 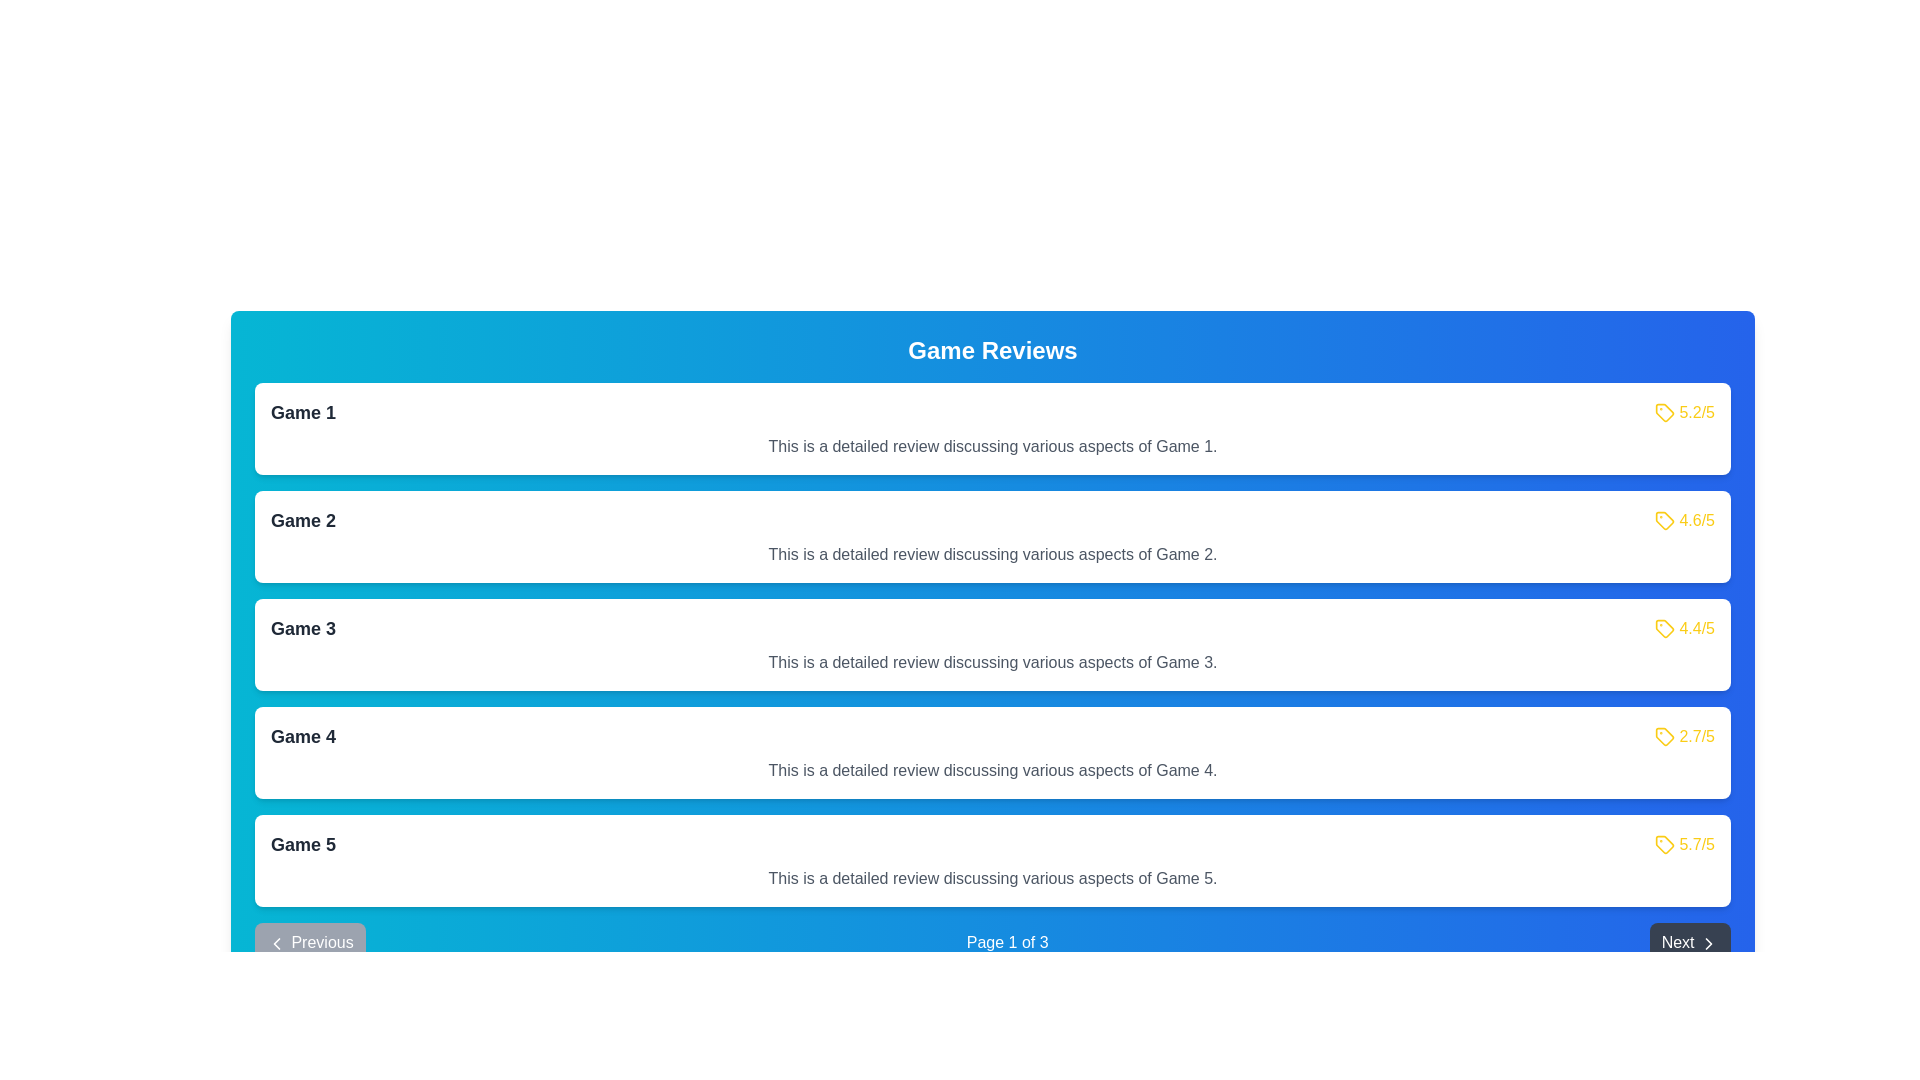 What do you see at coordinates (1707, 942) in the screenshot?
I see `the right-pointing chevron icon located at the bottom-right corner of the interface, embedded in the 'Next' button` at bounding box center [1707, 942].